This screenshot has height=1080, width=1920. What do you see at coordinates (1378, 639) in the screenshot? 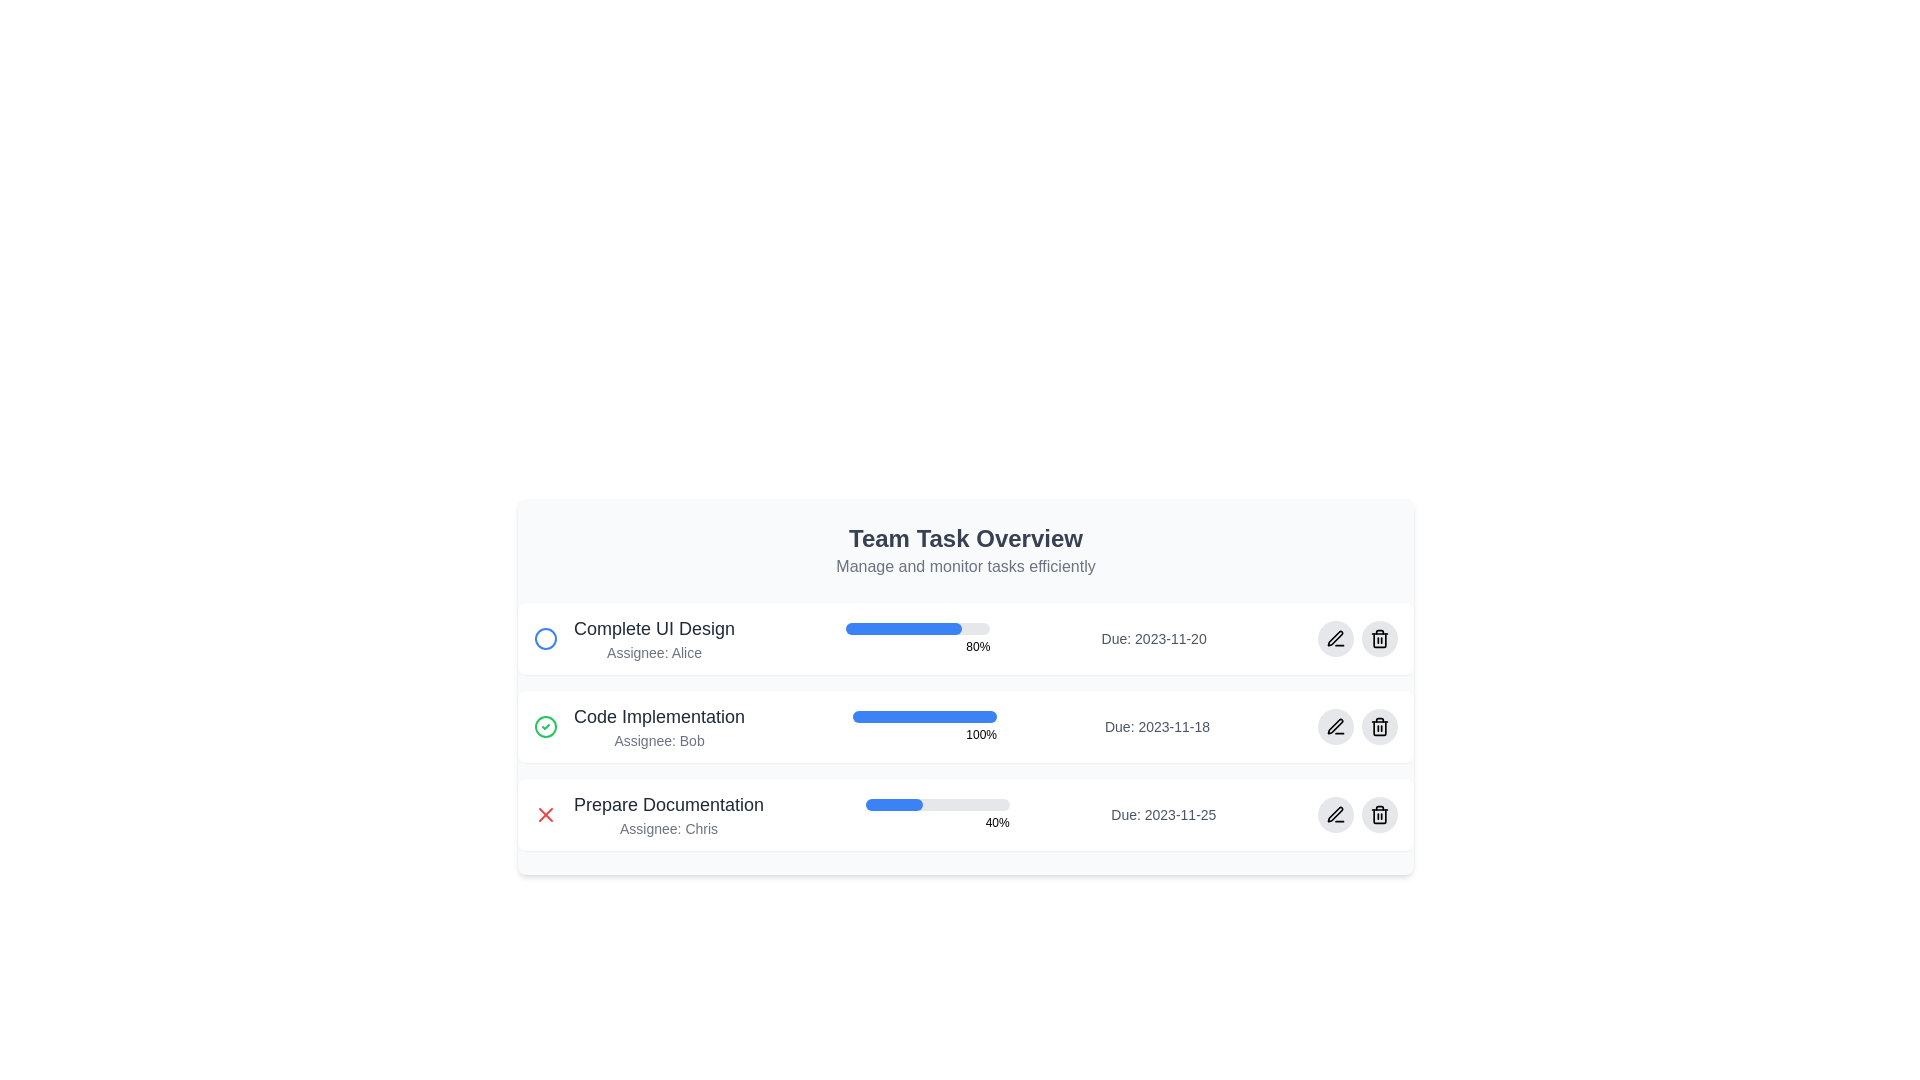
I see `the circular button with a light gray background and a black outline trash can icon, which is the second and rightmost button in the action icons alignment` at bounding box center [1378, 639].